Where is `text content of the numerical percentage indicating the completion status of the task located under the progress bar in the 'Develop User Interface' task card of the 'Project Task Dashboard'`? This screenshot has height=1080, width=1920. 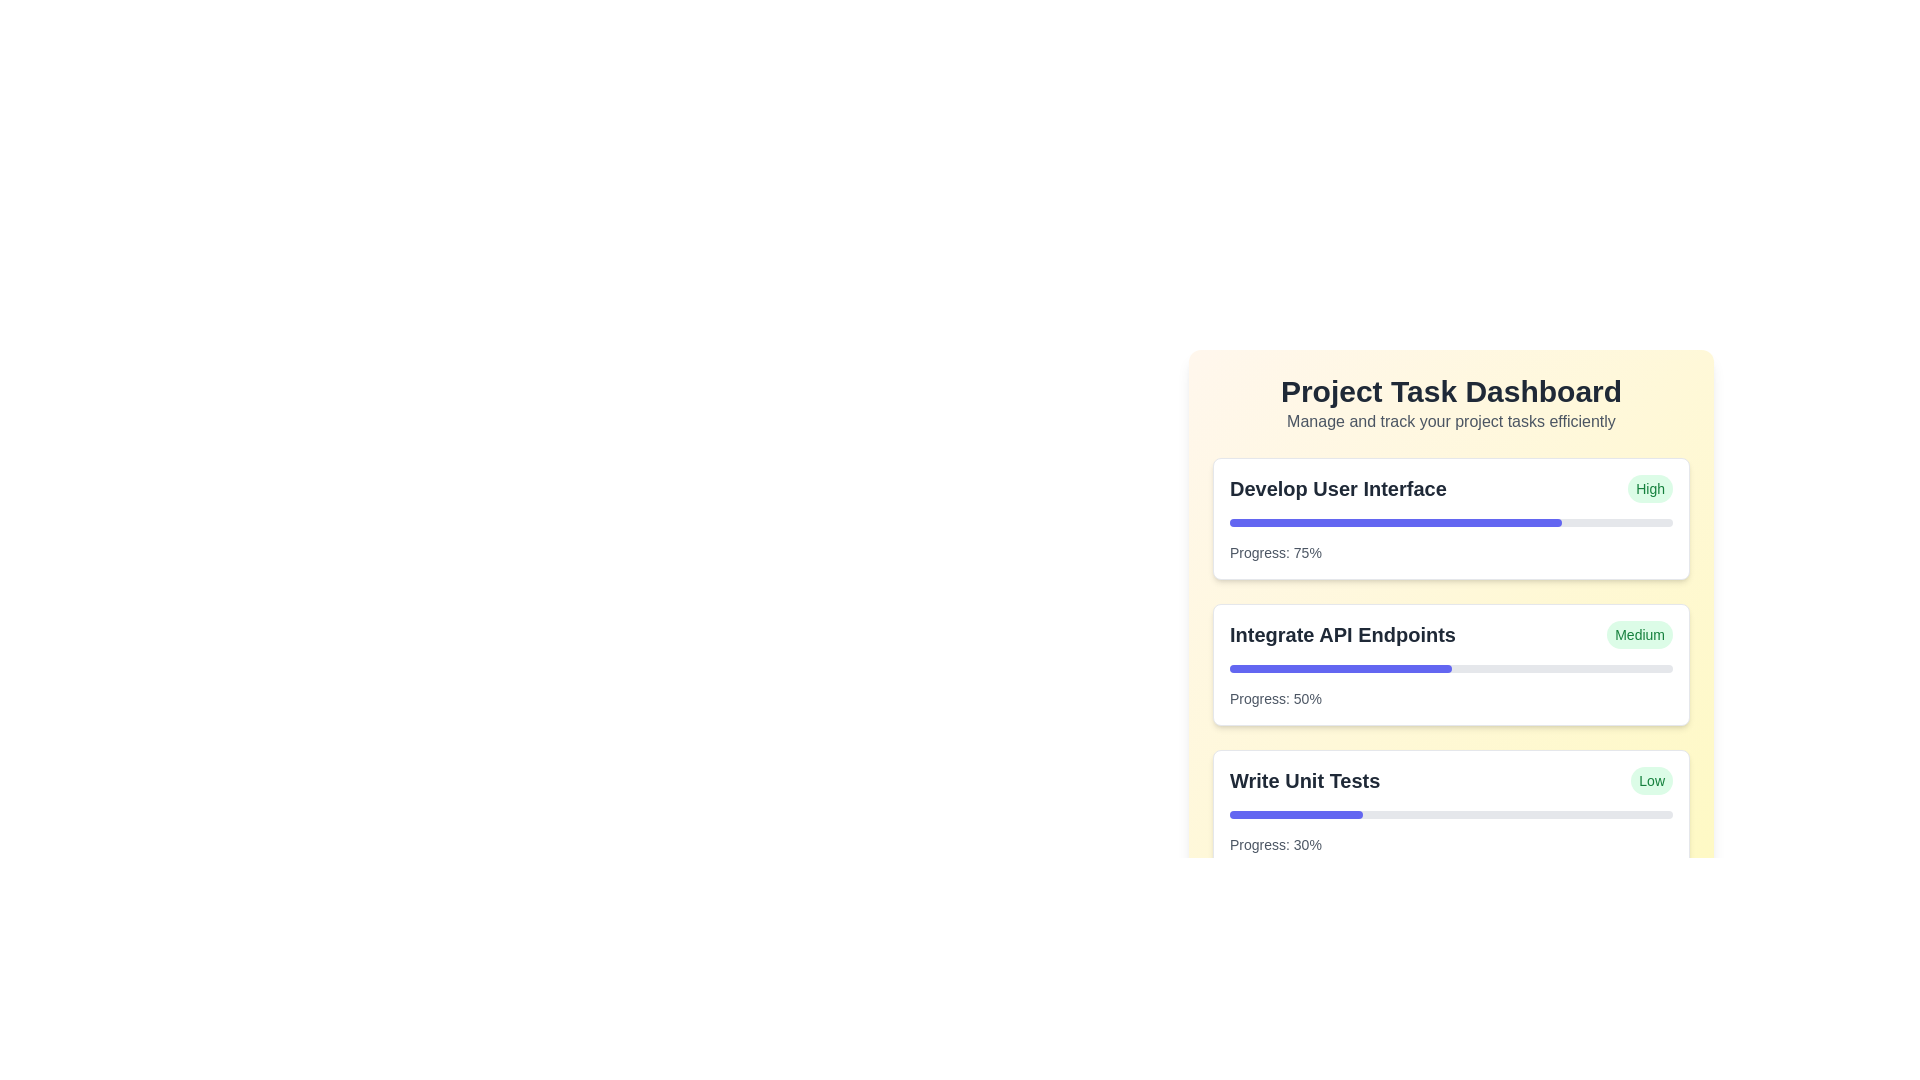 text content of the numerical percentage indicating the completion status of the task located under the progress bar in the 'Develop User Interface' task card of the 'Project Task Dashboard' is located at coordinates (1274, 552).